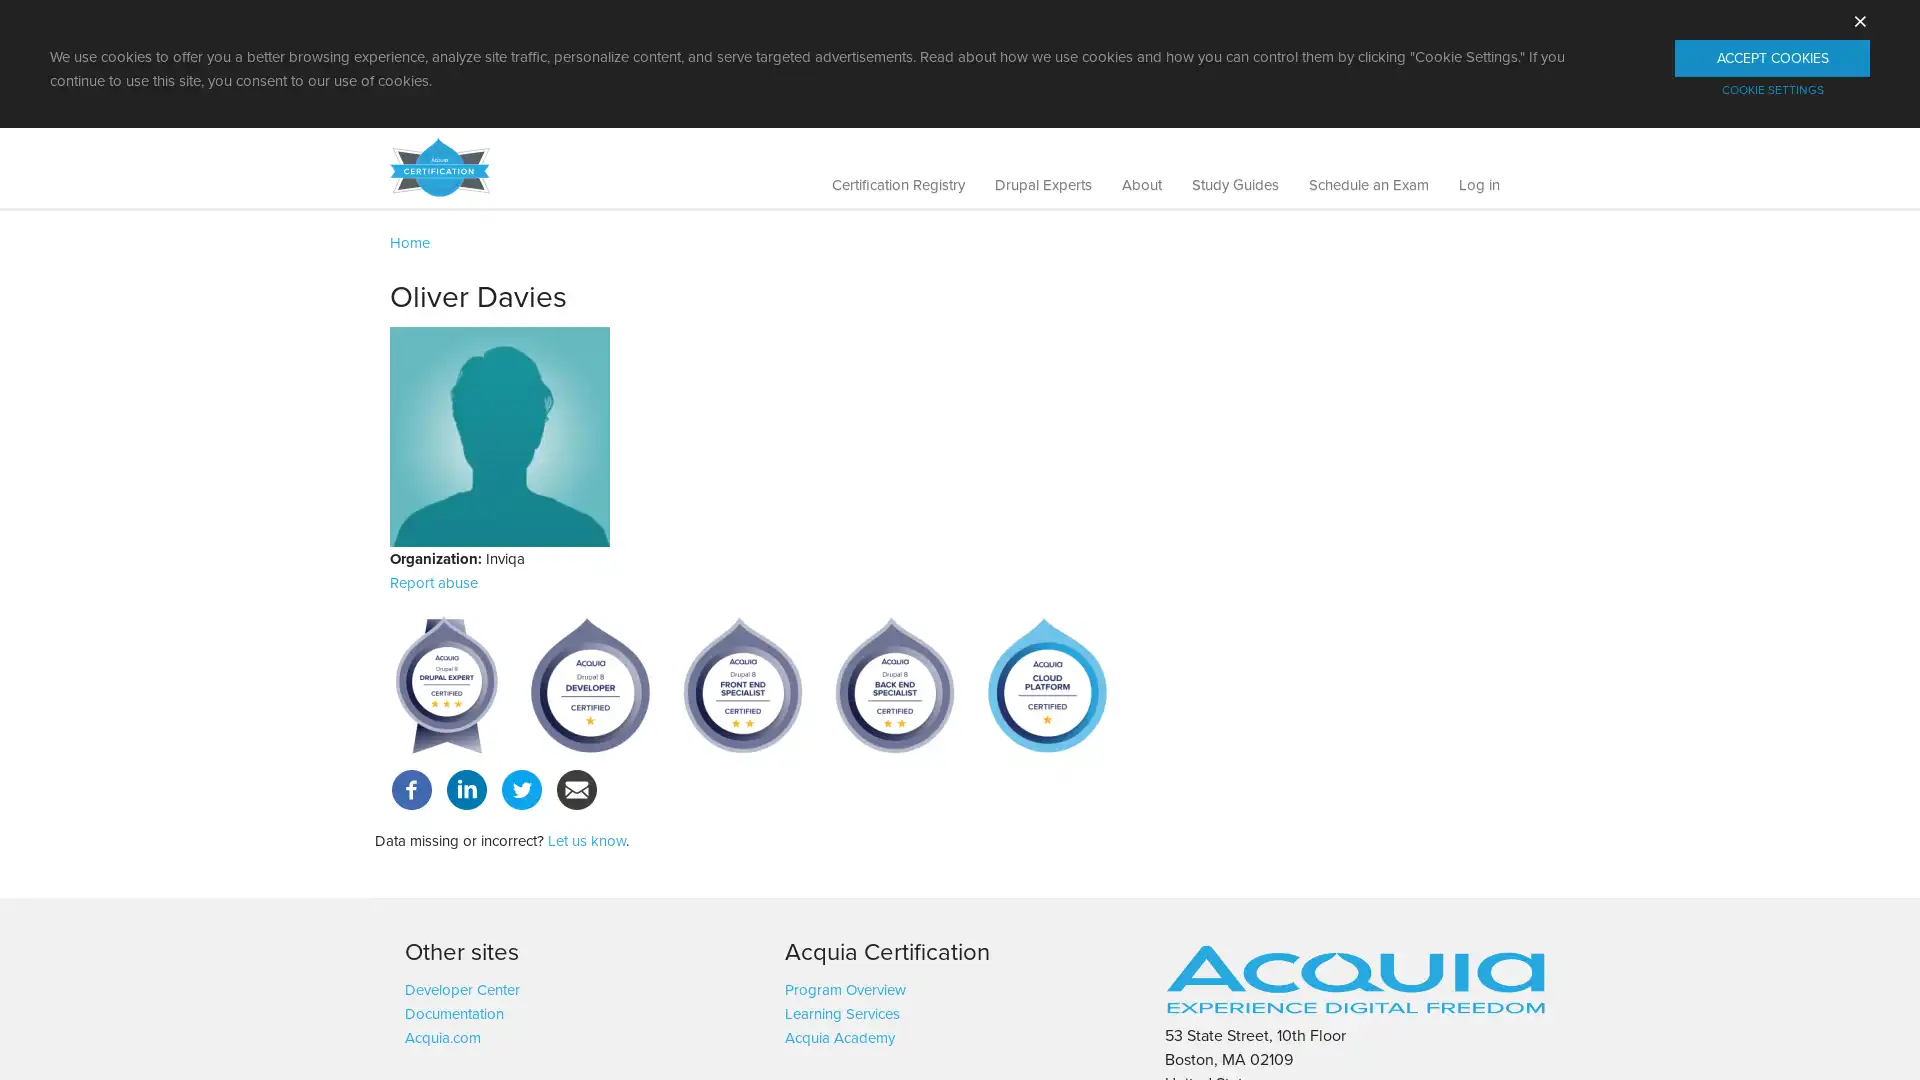 Image resolution: width=1920 pixels, height=1080 pixels. Describe the element at coordinates (1772, 57) in the screenshot. I see `ACCEPT COOKIES` at that location.